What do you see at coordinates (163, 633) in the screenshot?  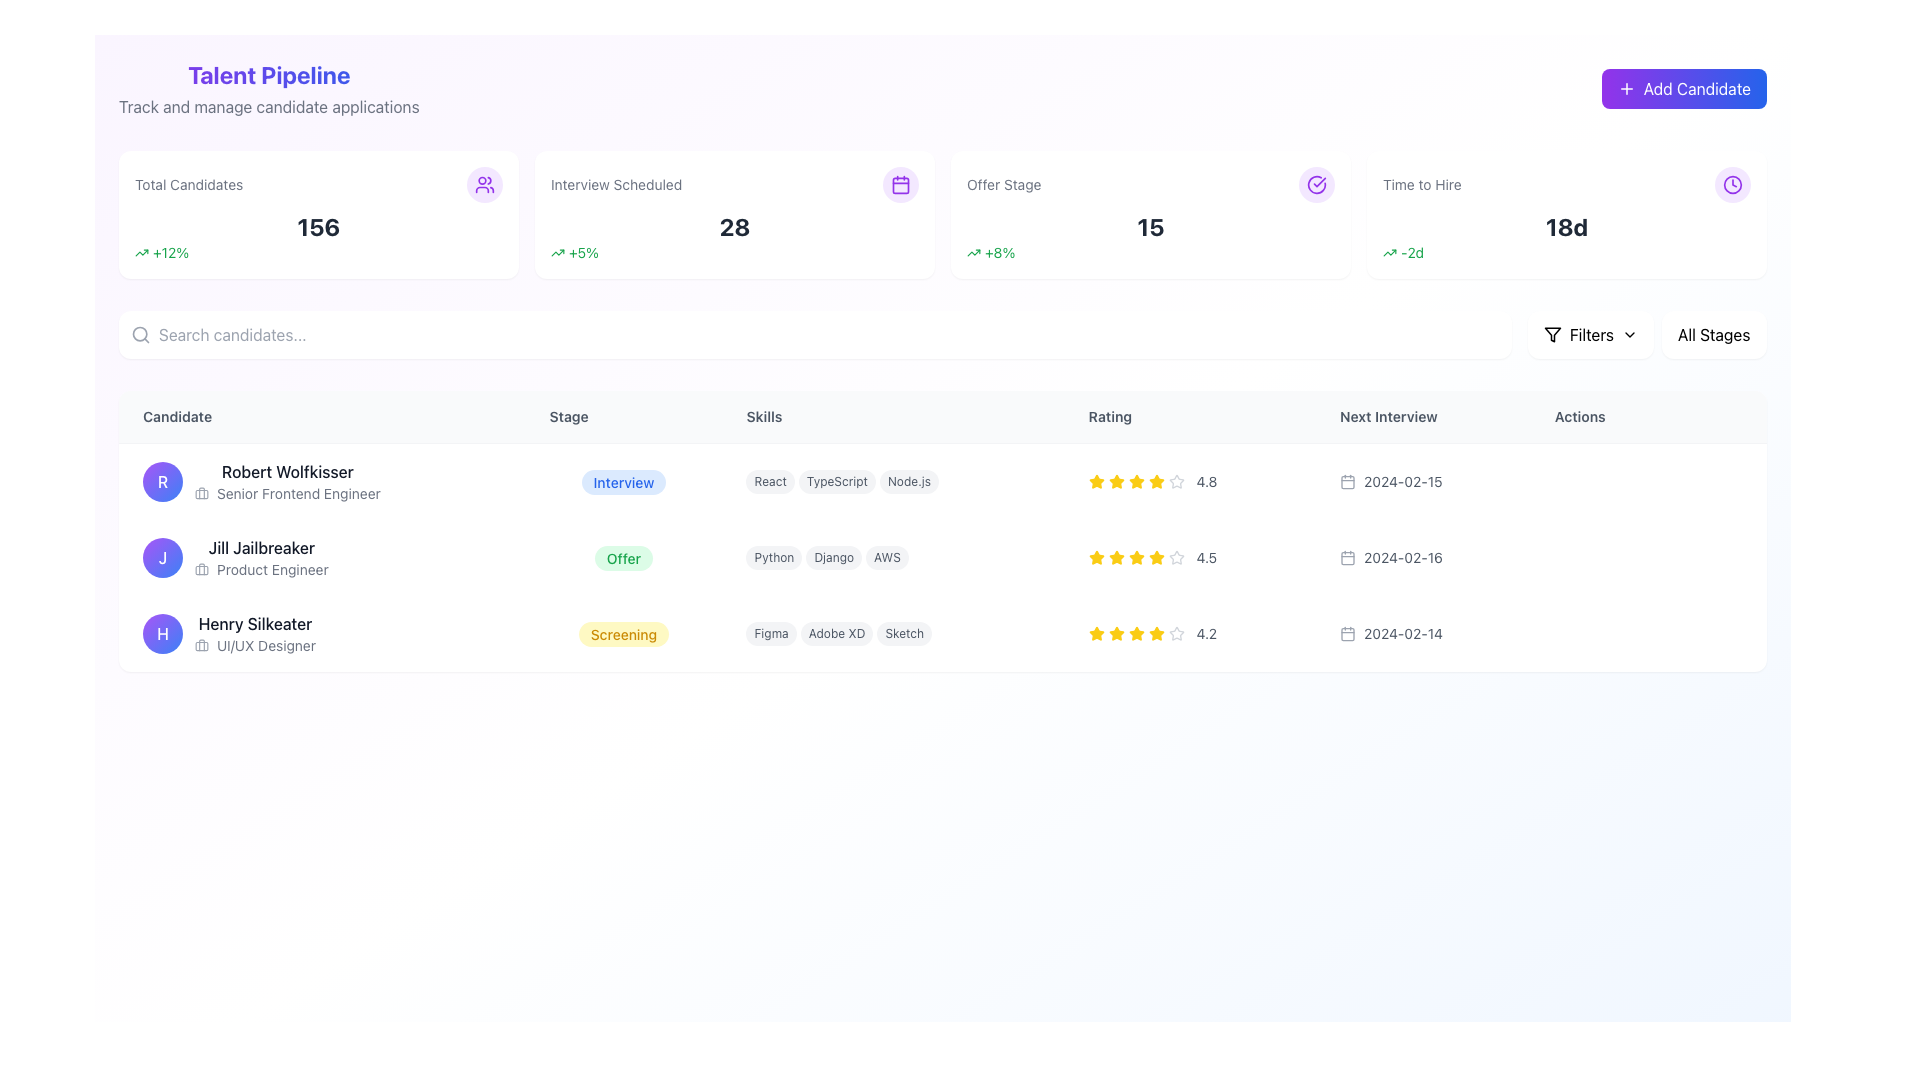 I see `the circular Avatar Badge featuring a gradient background from purple to blue with a bold white 'H' inside, located to the left of 'Henry Silkeater' and 'UI/UX Designer' in the candidate list, third row from the top` at bounding box center [163, 633].